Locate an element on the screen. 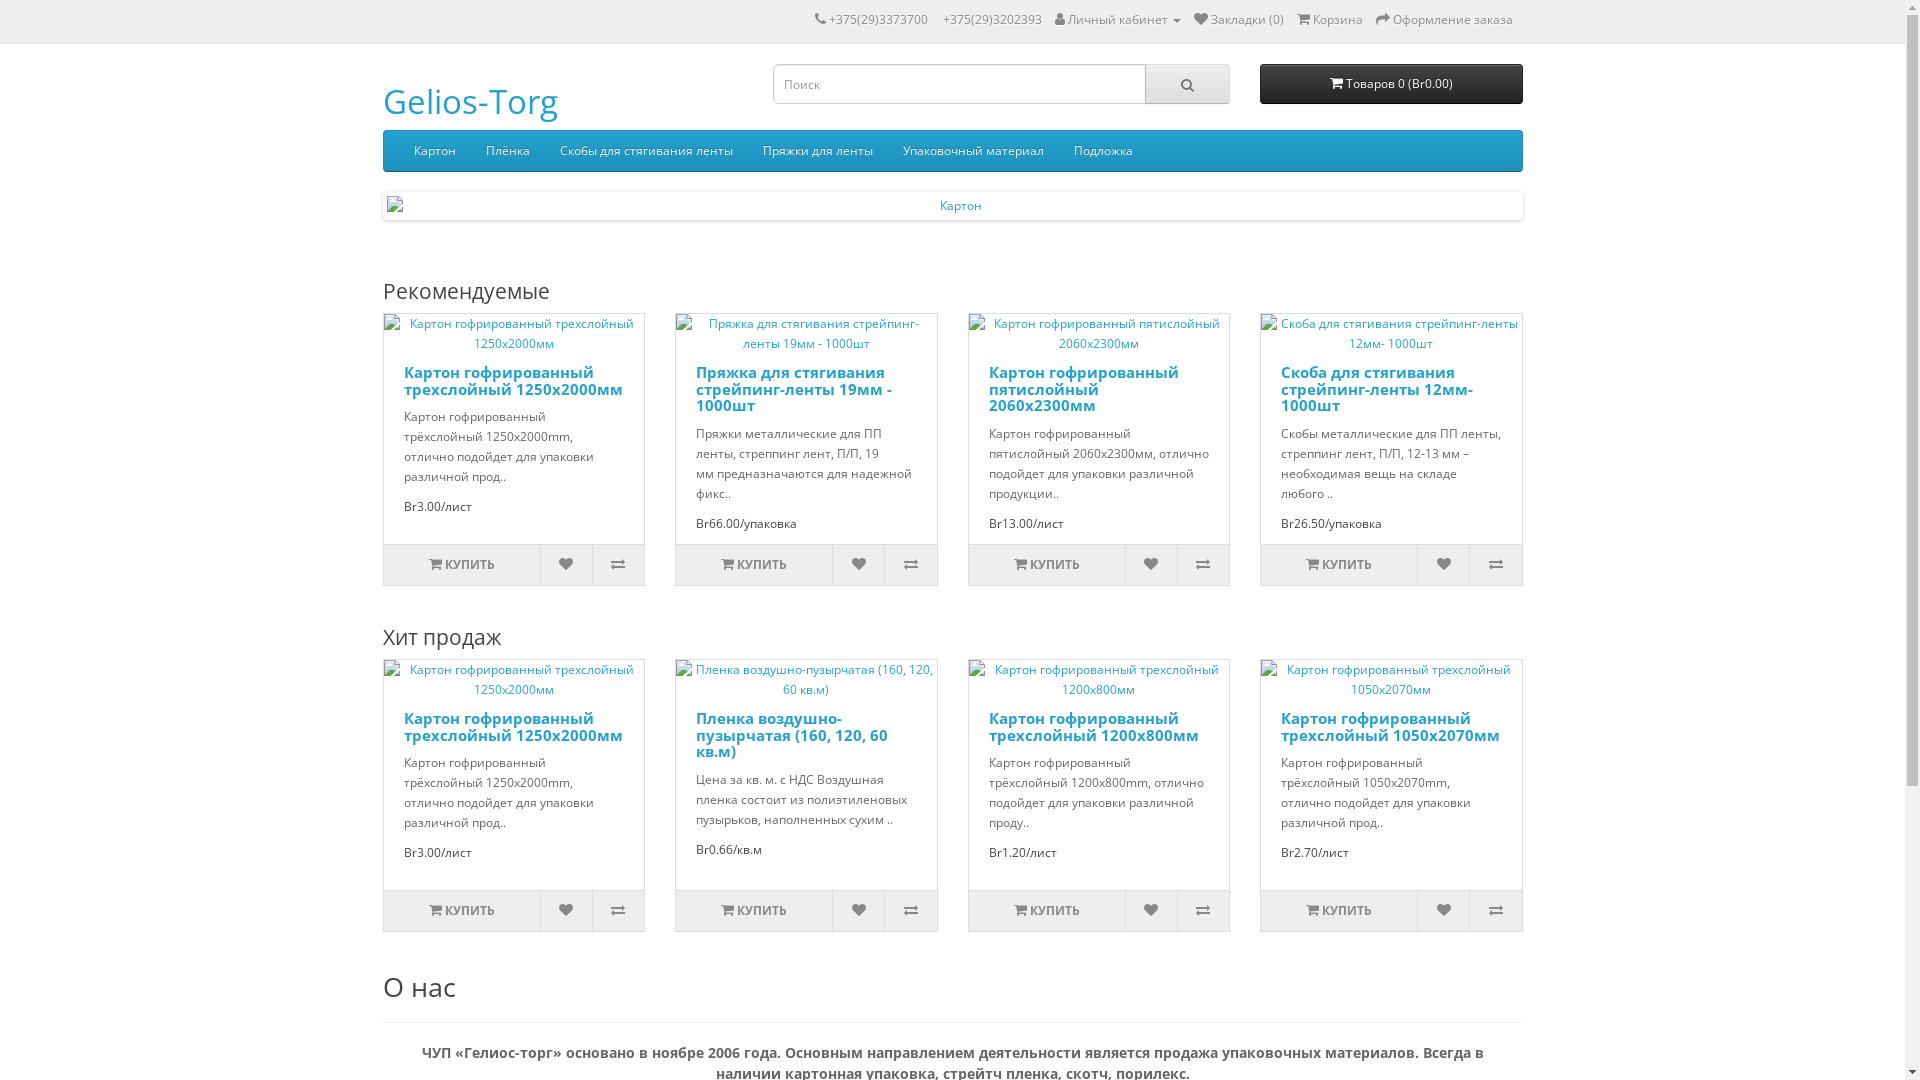 The image size is (1920, 1080). '+375(29)3373700' is located at coordinates (877, 19).